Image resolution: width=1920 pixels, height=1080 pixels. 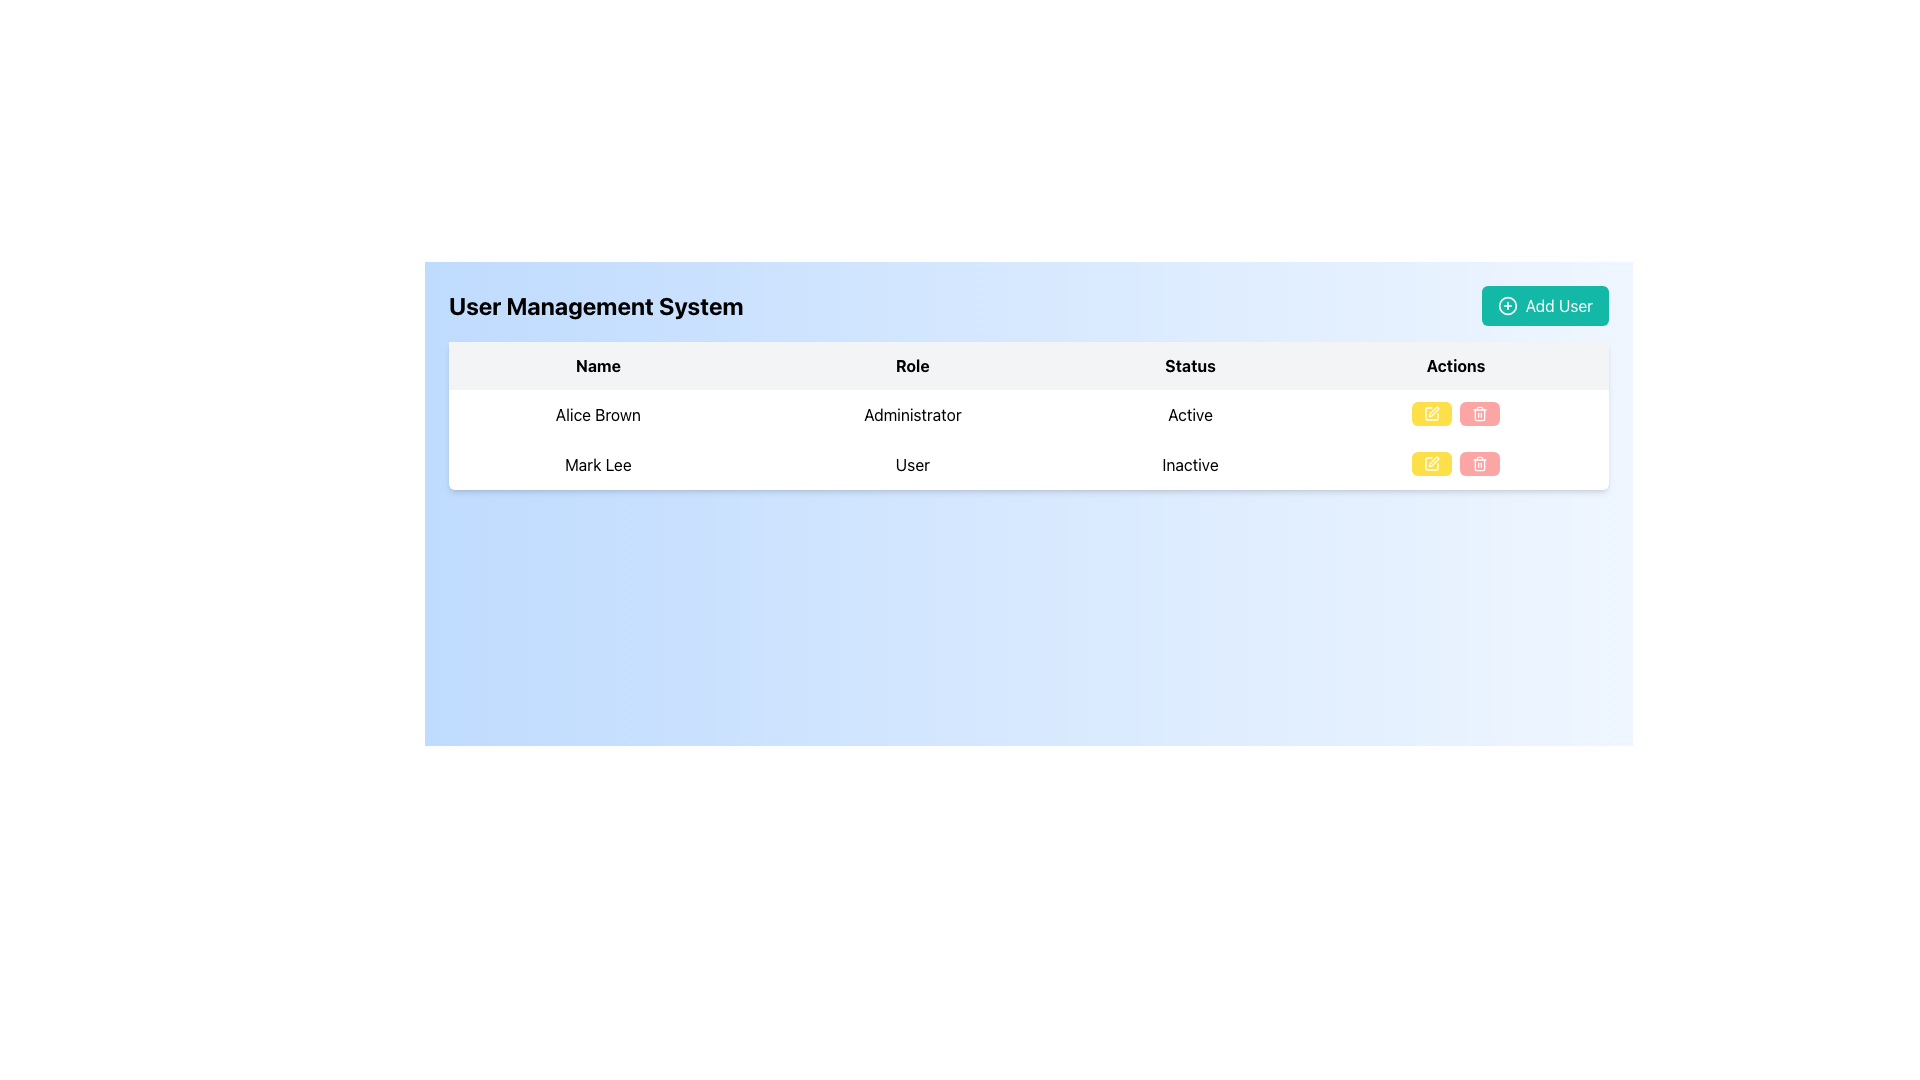 I want to click on the central circular component of the 'Add User' button icon located at the top-right of the layout, so click(x=1507, y=305).